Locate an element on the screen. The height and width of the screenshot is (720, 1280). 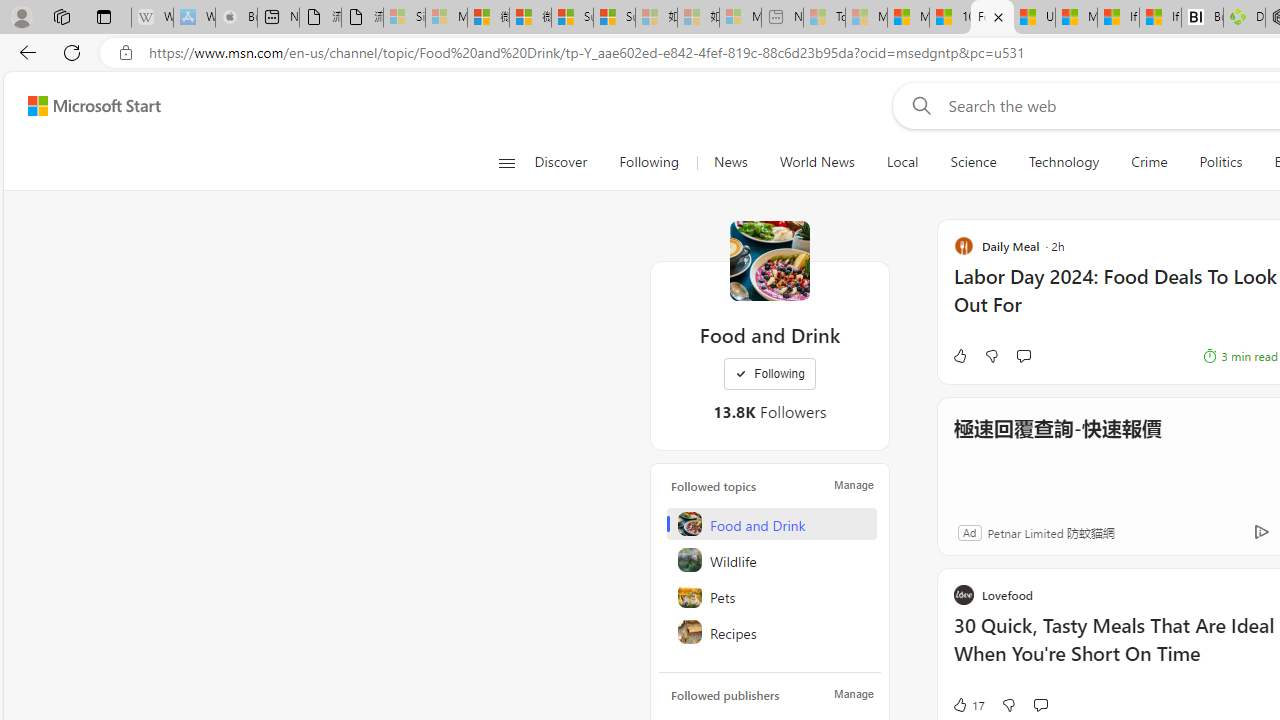
'Class: button-glyph' is located at coordinates (506, 162).